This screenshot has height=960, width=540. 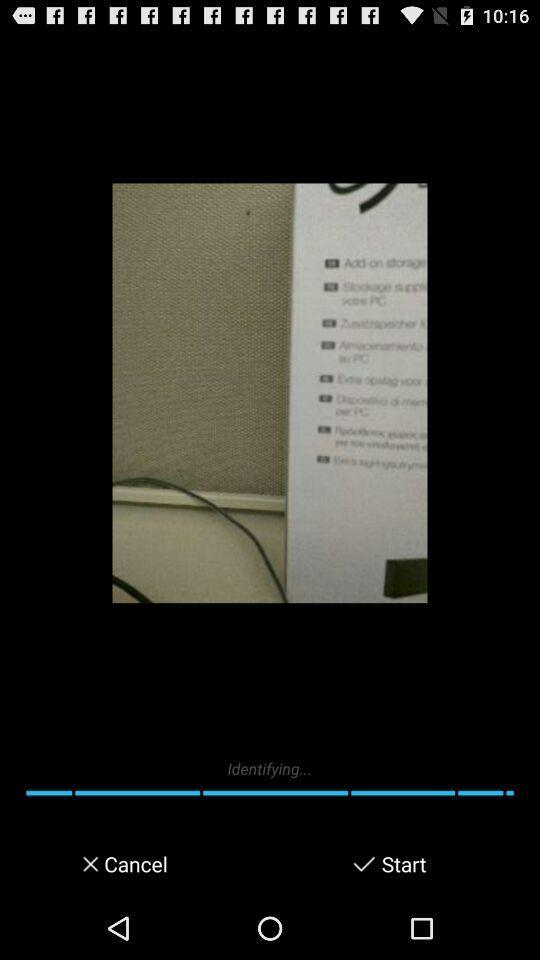 I want to click on the cancel item, so click(x=134, y=863).